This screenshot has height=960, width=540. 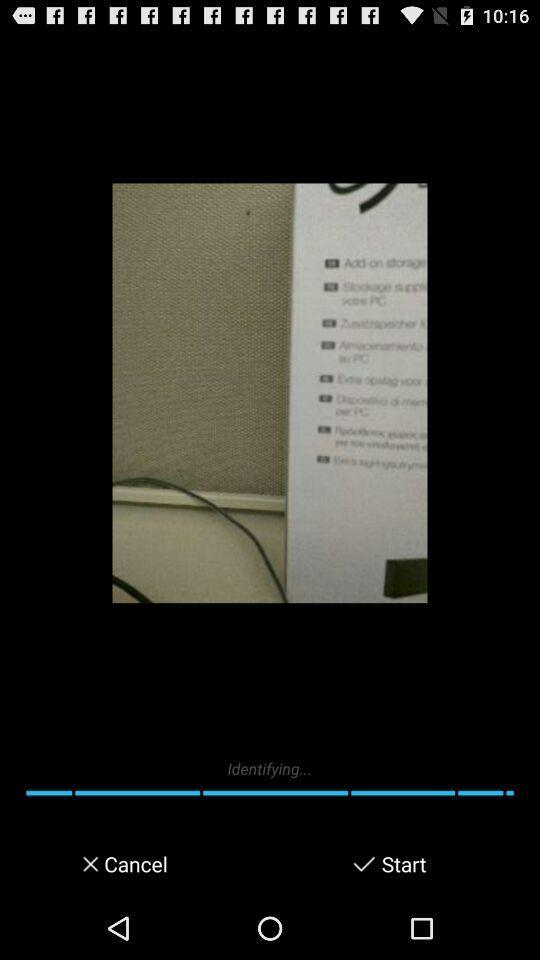 I want to click on the cancel item, so click(x=134, y=863).